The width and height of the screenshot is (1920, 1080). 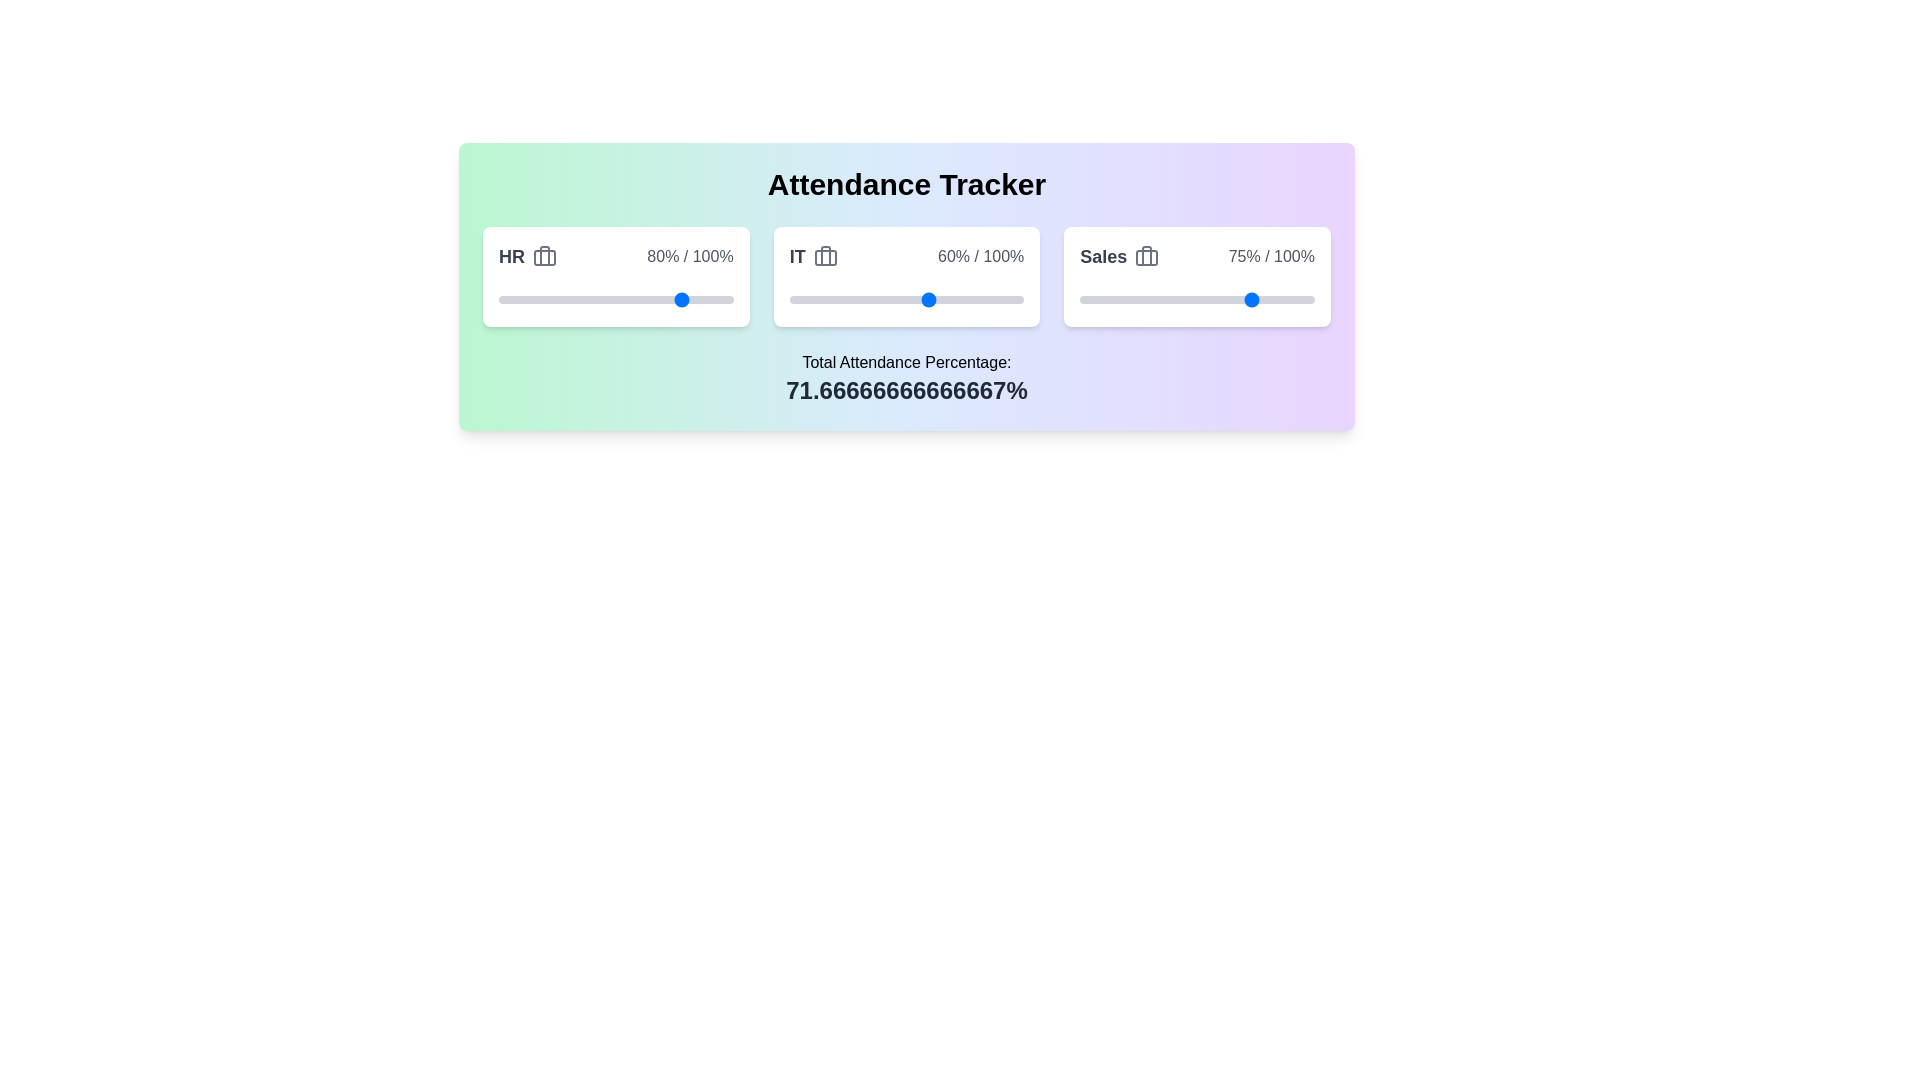 What do you see at coordinates (981, 256) in the screenshot?
I see `the attendance metrics label displaying '60% / 100%' for the IT department, located below the 'IT' title and icon, aligned towards the right side` at bounding box center [981, 256].